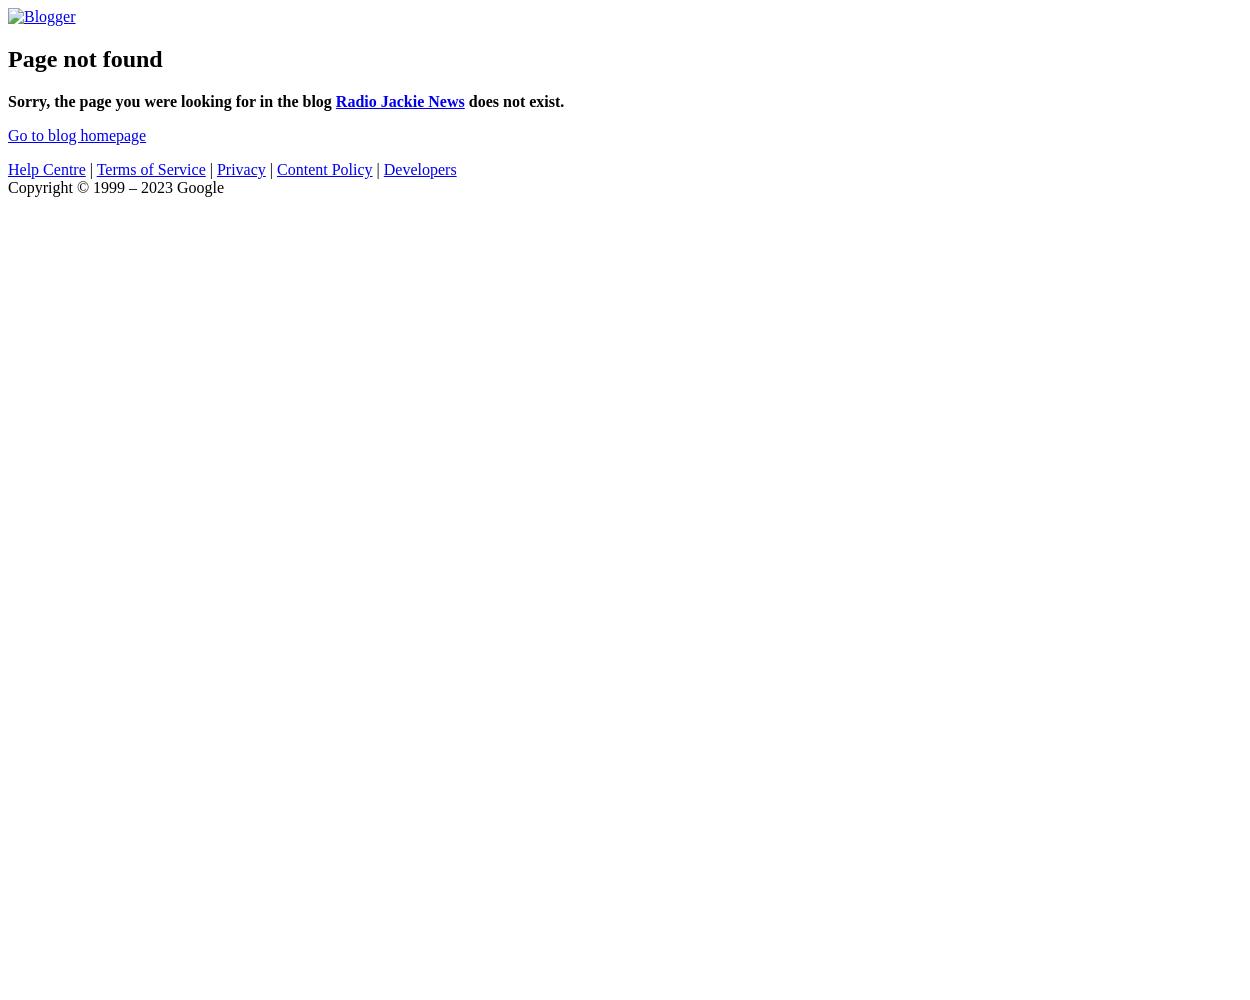 This screenshot has height=1000, width=1250. Describe the element at coordinates (171, 99) in the screenshot. I see `'Sorry, the page you were looking for in the blog'` at that location.